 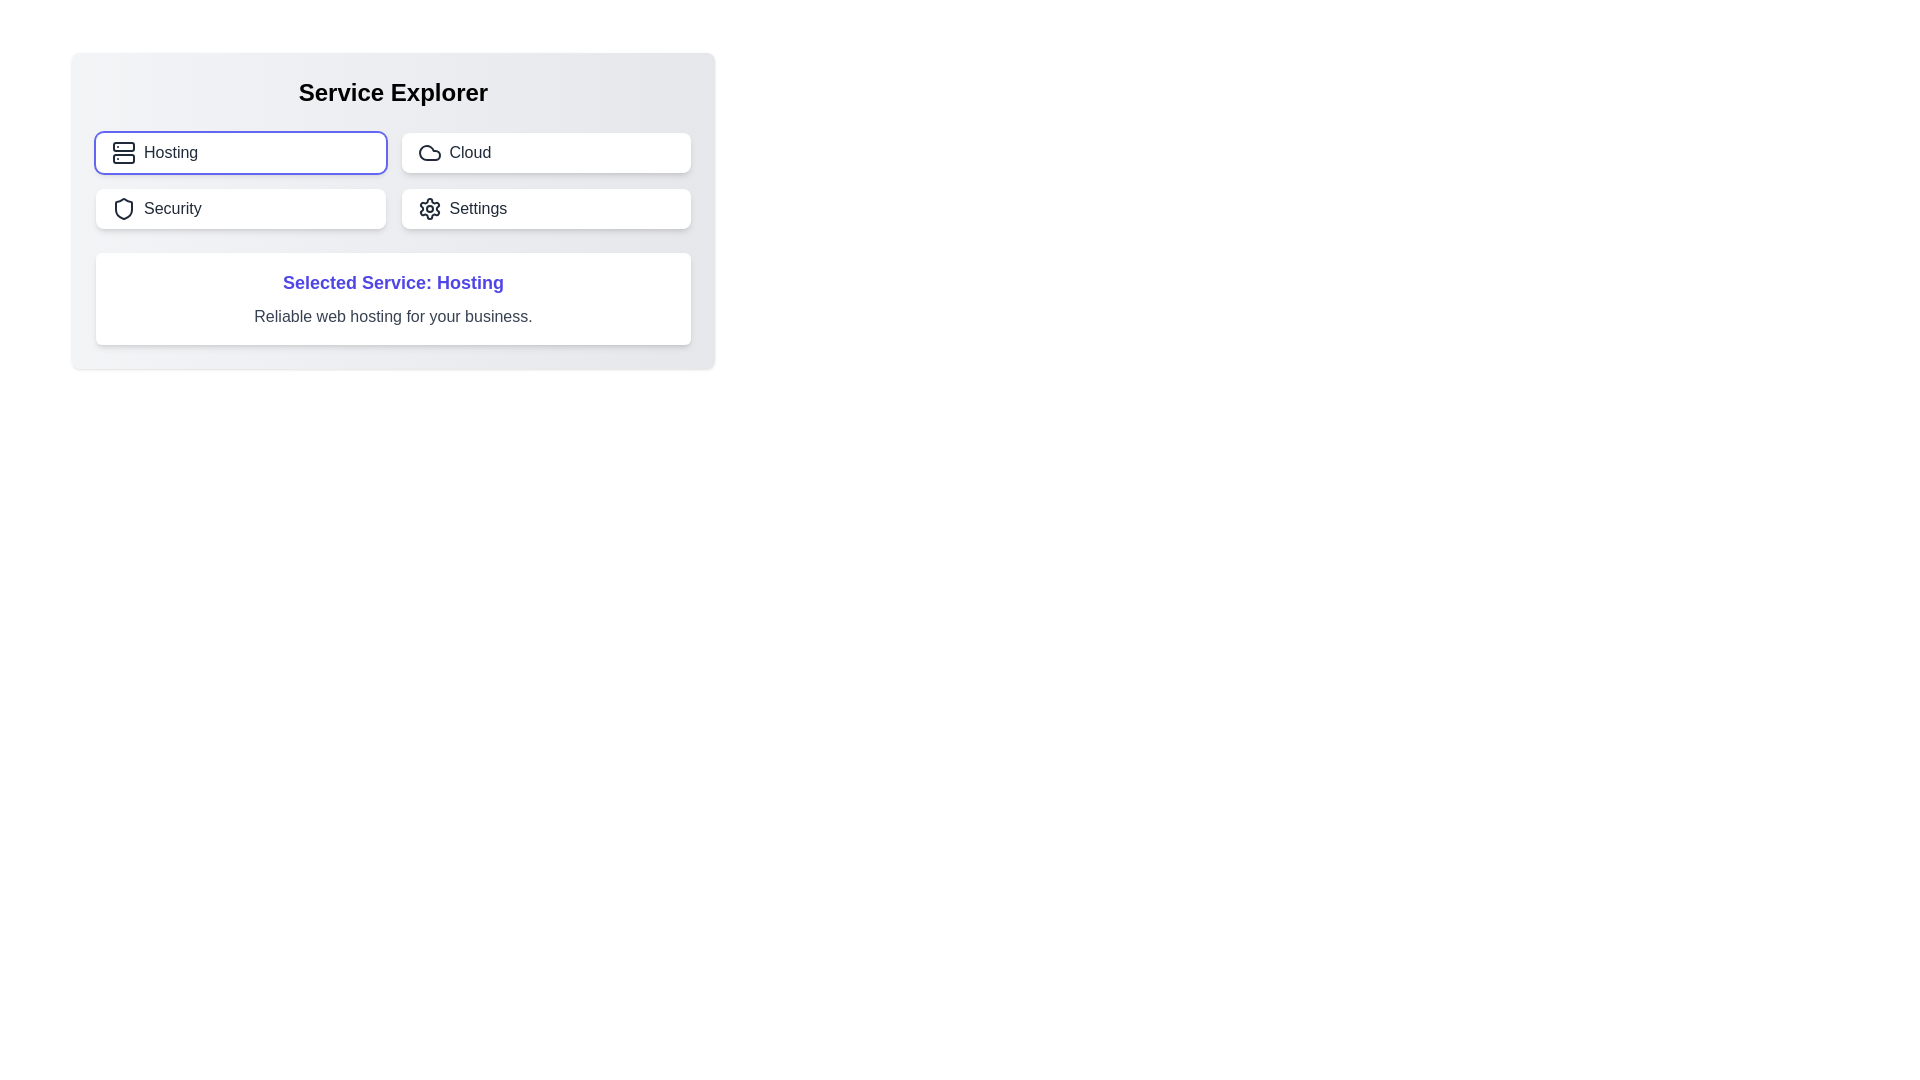 I want to click on the static text label that provides additional information about the selected service, located below the heading 'Selected Service: Hosting', so click(x=393, y=315).